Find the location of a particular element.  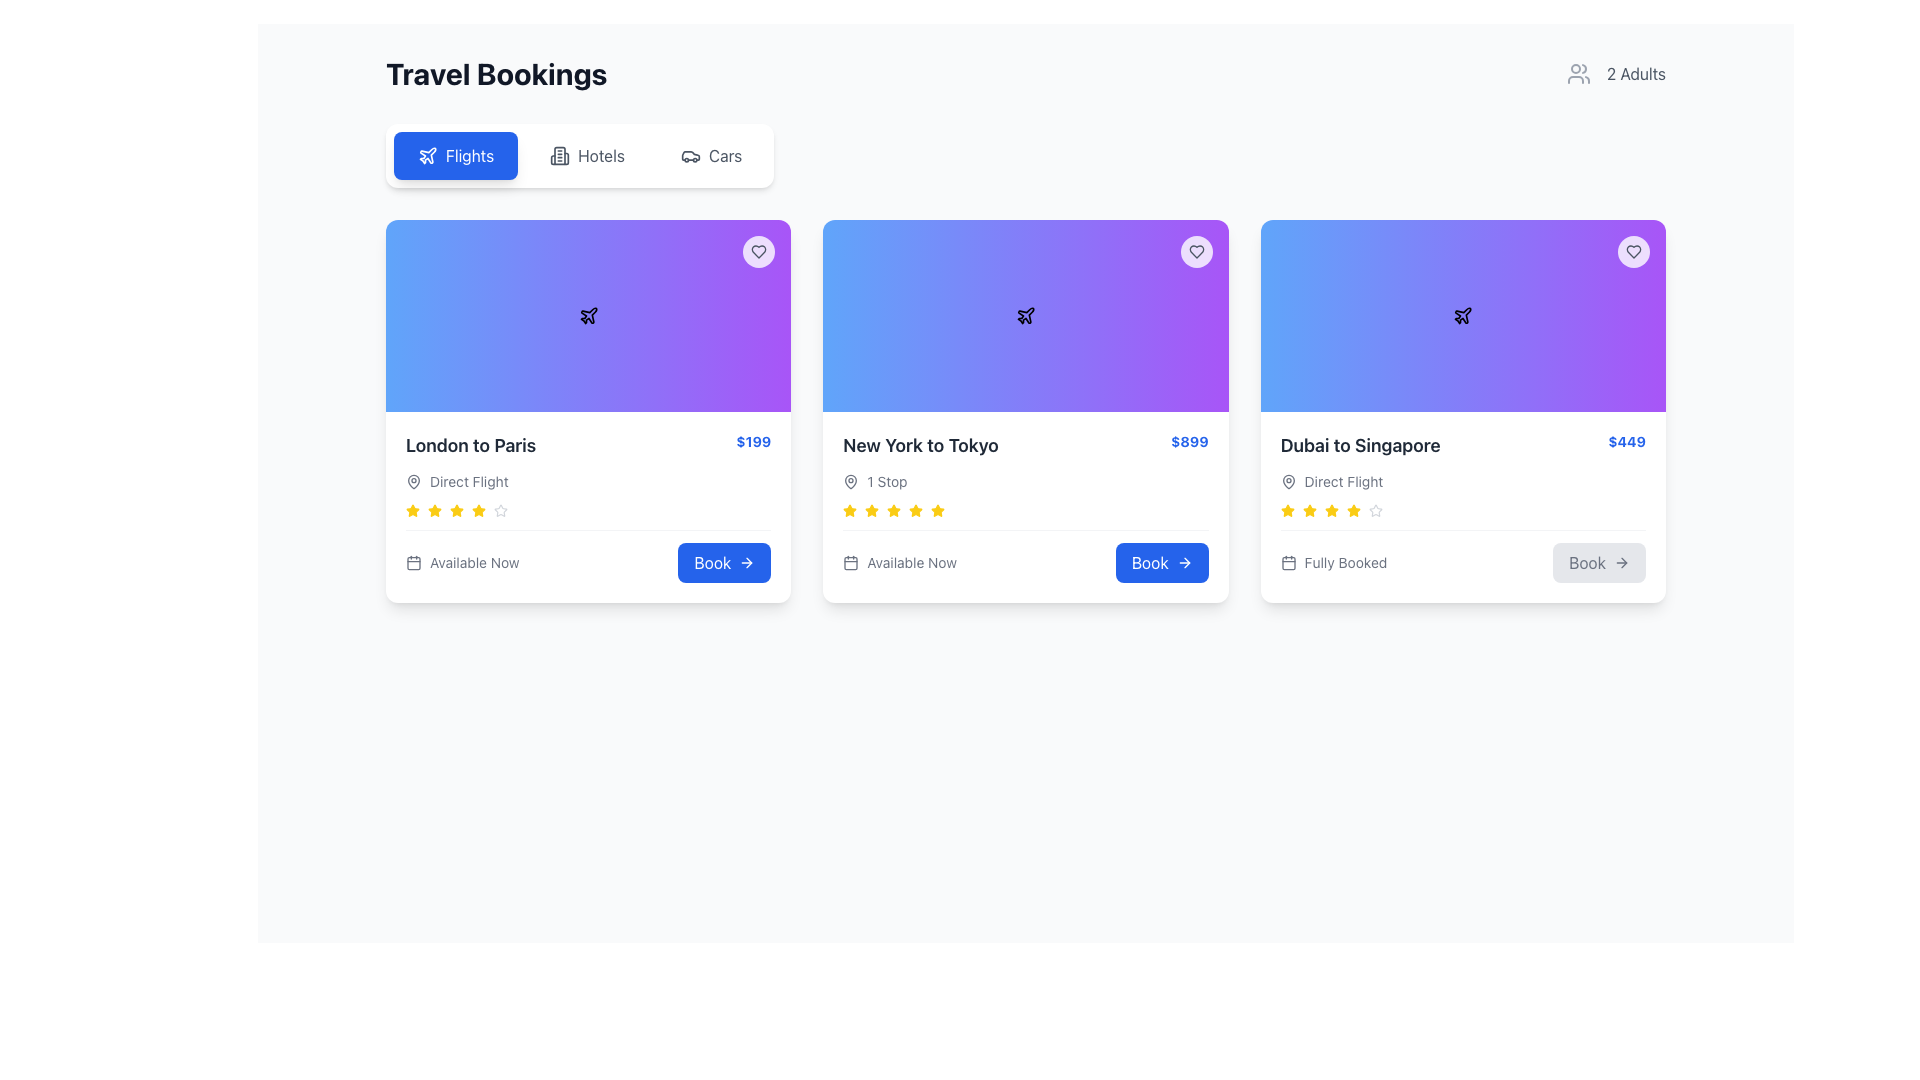

the arrow icon within the 'Book' button on the travel card for the trip from 'Dubai to Singapore' is located at coordinates (1622, 563).